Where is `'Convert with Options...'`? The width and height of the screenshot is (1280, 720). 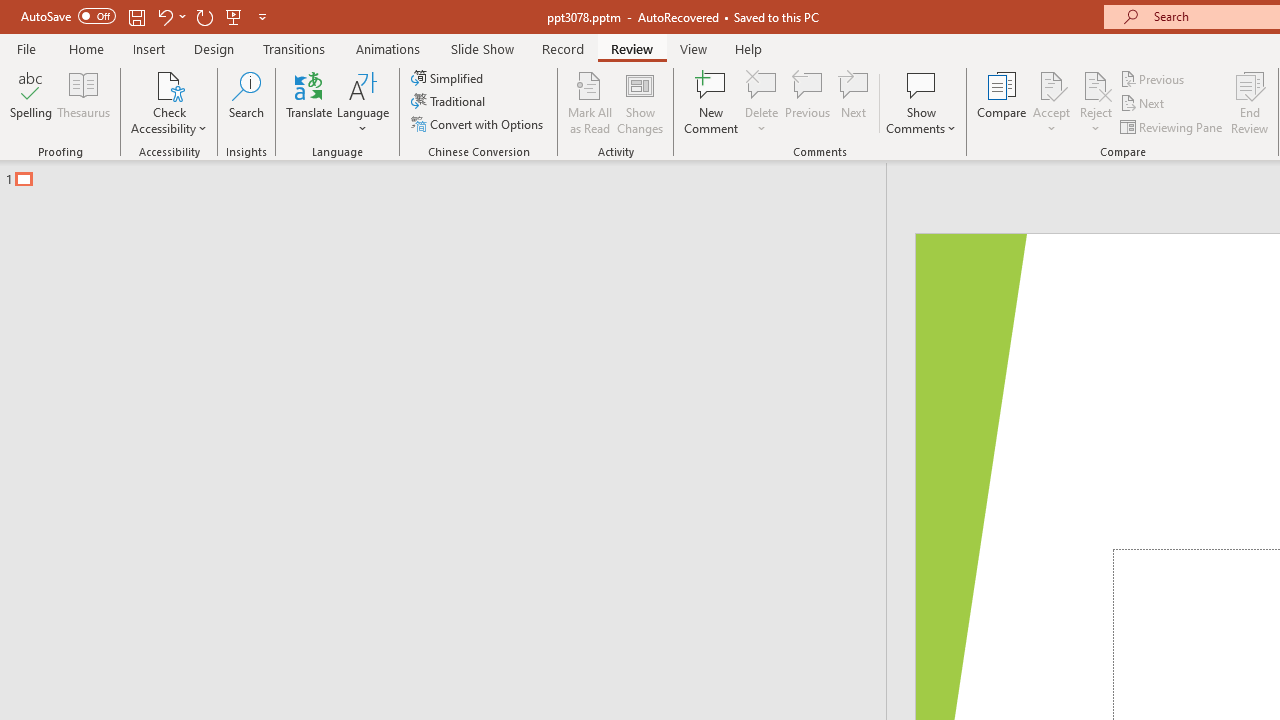
'Convert with Options...' is located at coordinates (478, 124).